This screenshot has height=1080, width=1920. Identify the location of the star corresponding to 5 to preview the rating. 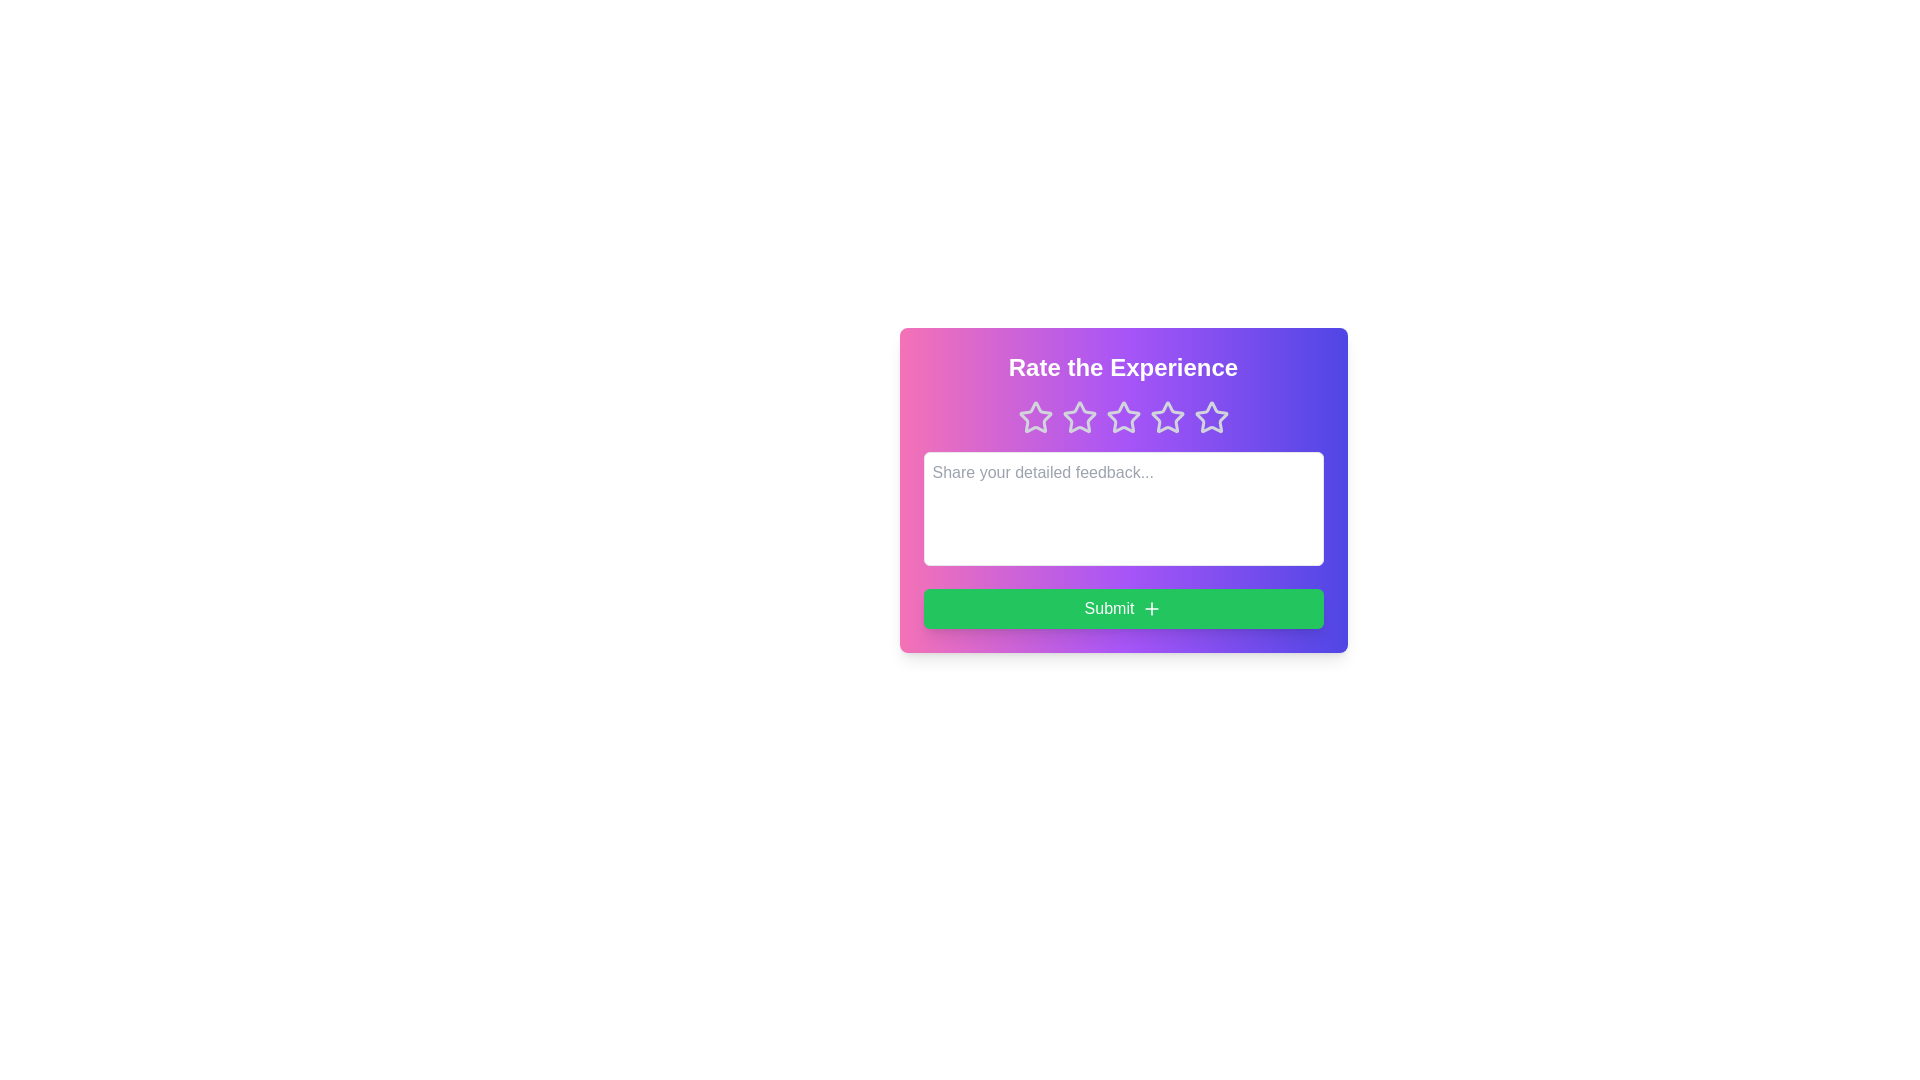
(1210, 416).